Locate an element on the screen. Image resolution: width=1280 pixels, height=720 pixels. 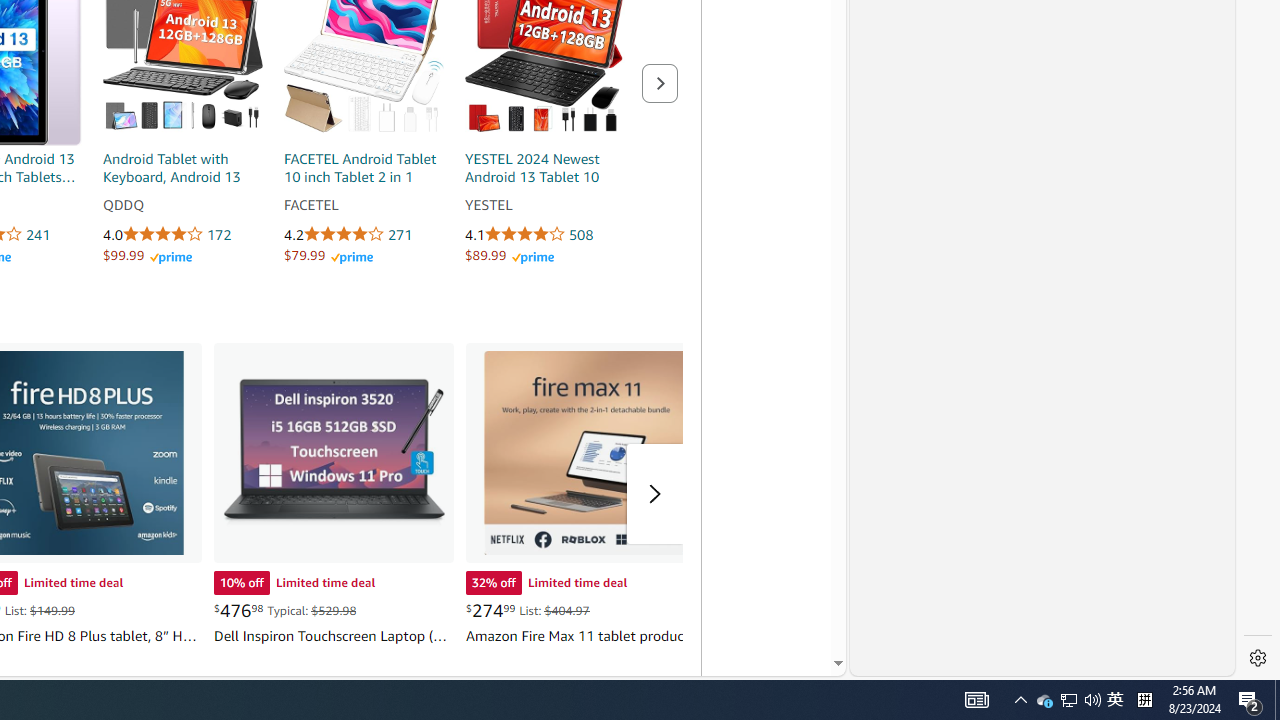
'4.2 out of 5 stars 271 ratings' is located at coordinates (364, 234).